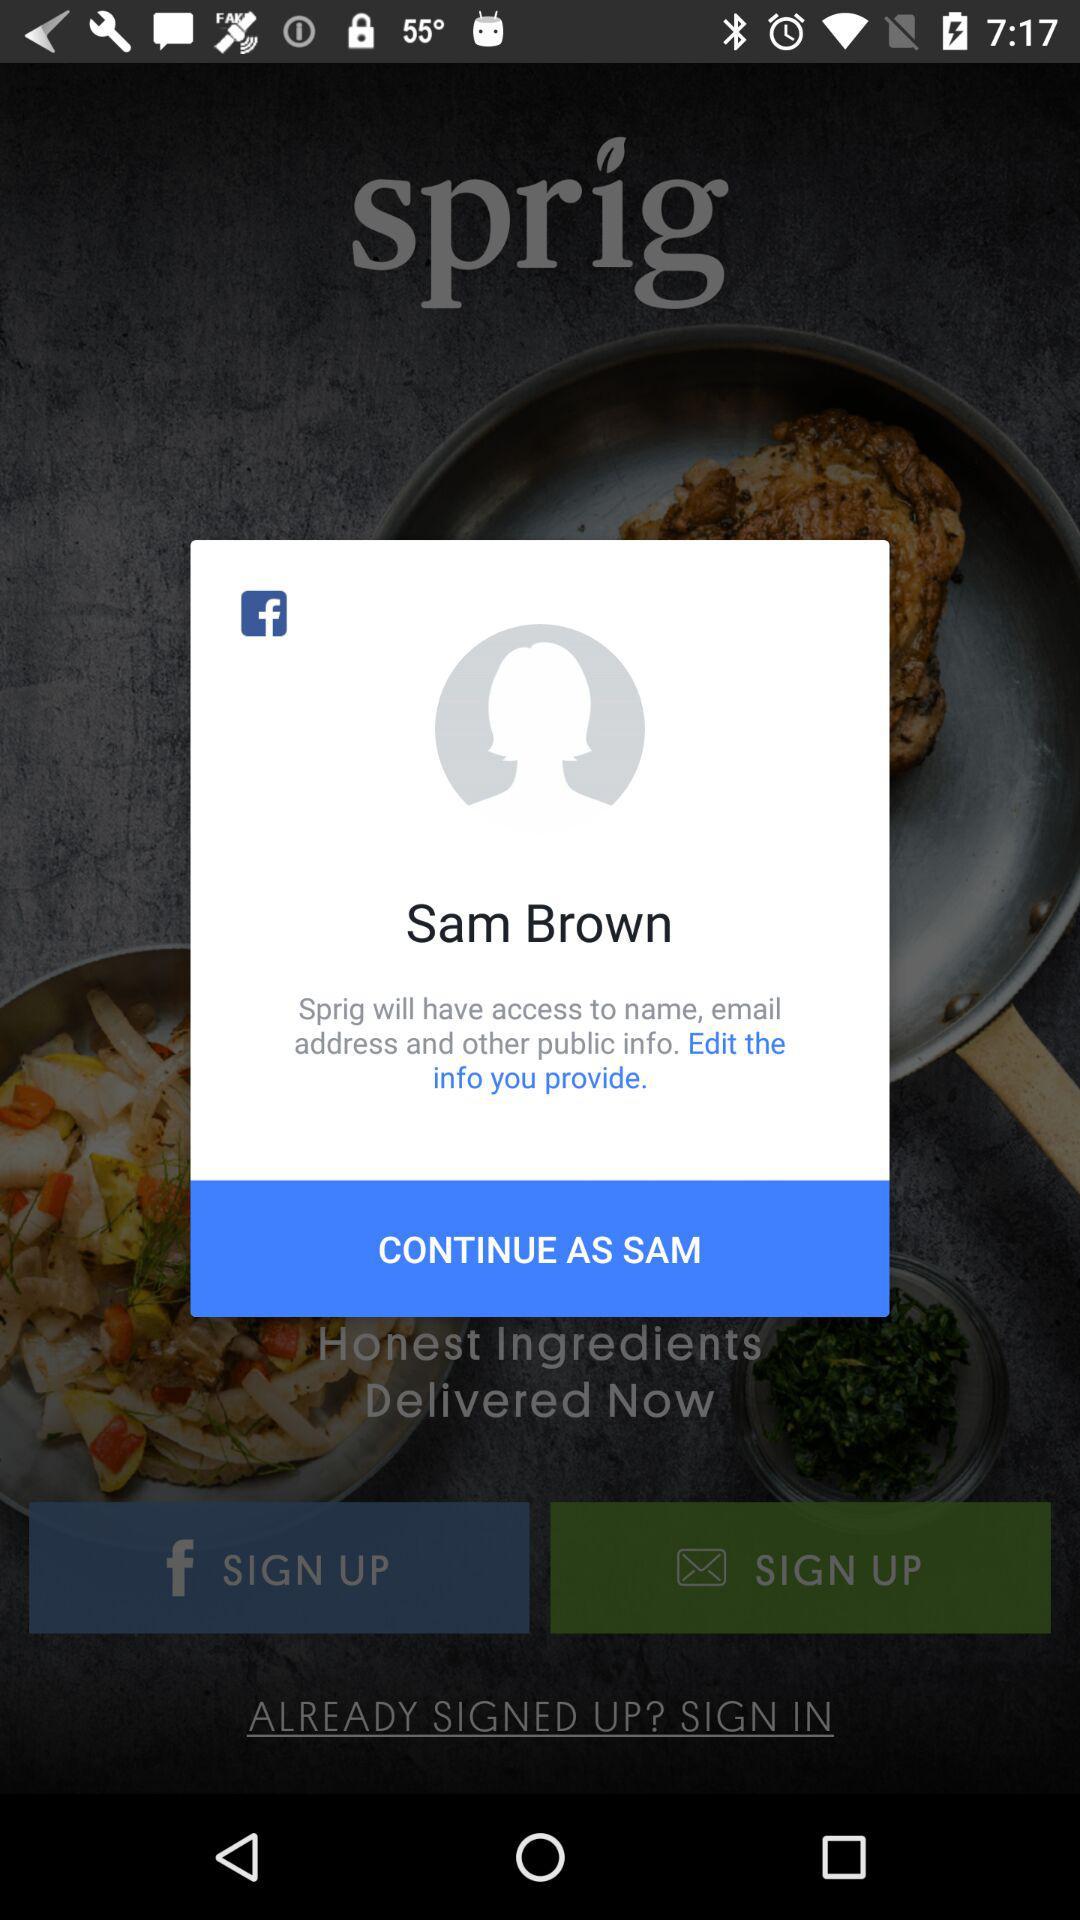 This screenshot has width=1080, height=1920. I want to click on icon below sam brown item, so click(540, 1041).